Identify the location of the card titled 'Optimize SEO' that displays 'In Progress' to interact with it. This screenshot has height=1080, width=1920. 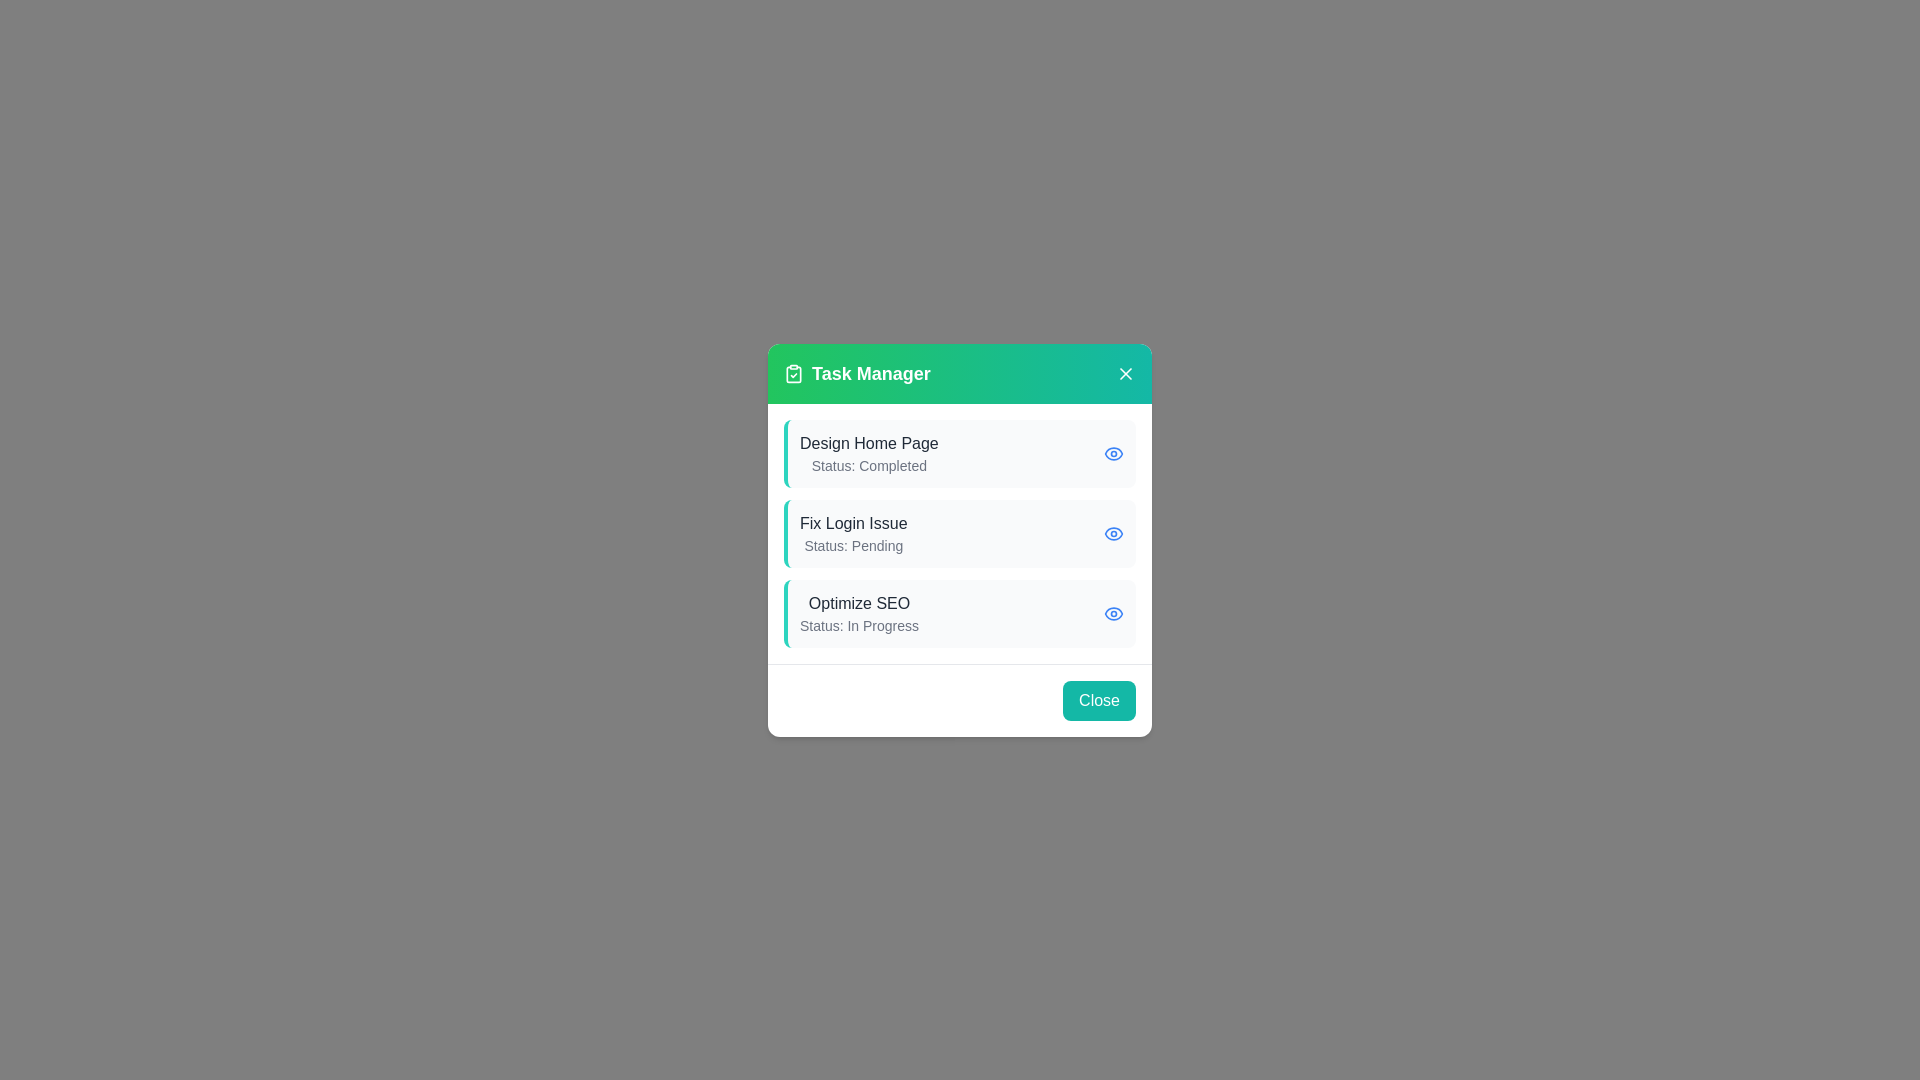
(960, 612).